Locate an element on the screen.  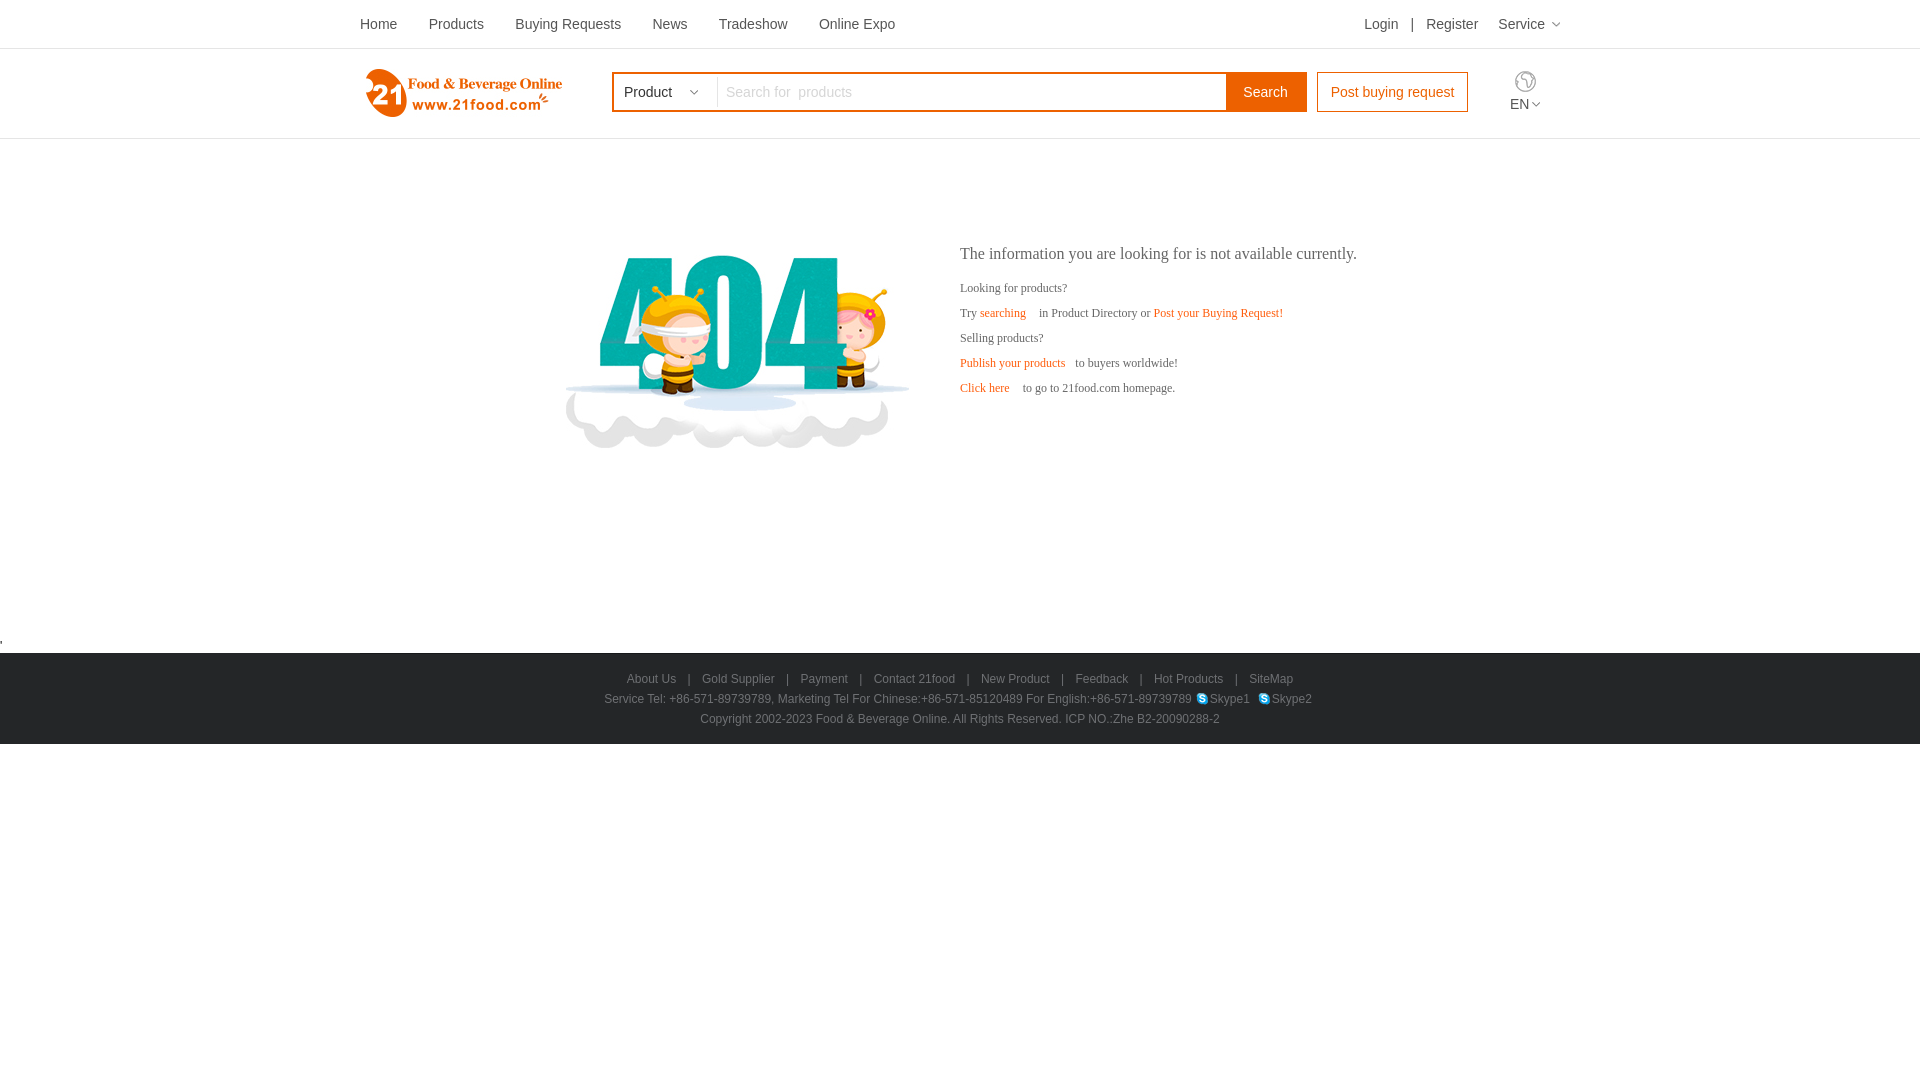
'Products' is located at coordinates (455, 23).